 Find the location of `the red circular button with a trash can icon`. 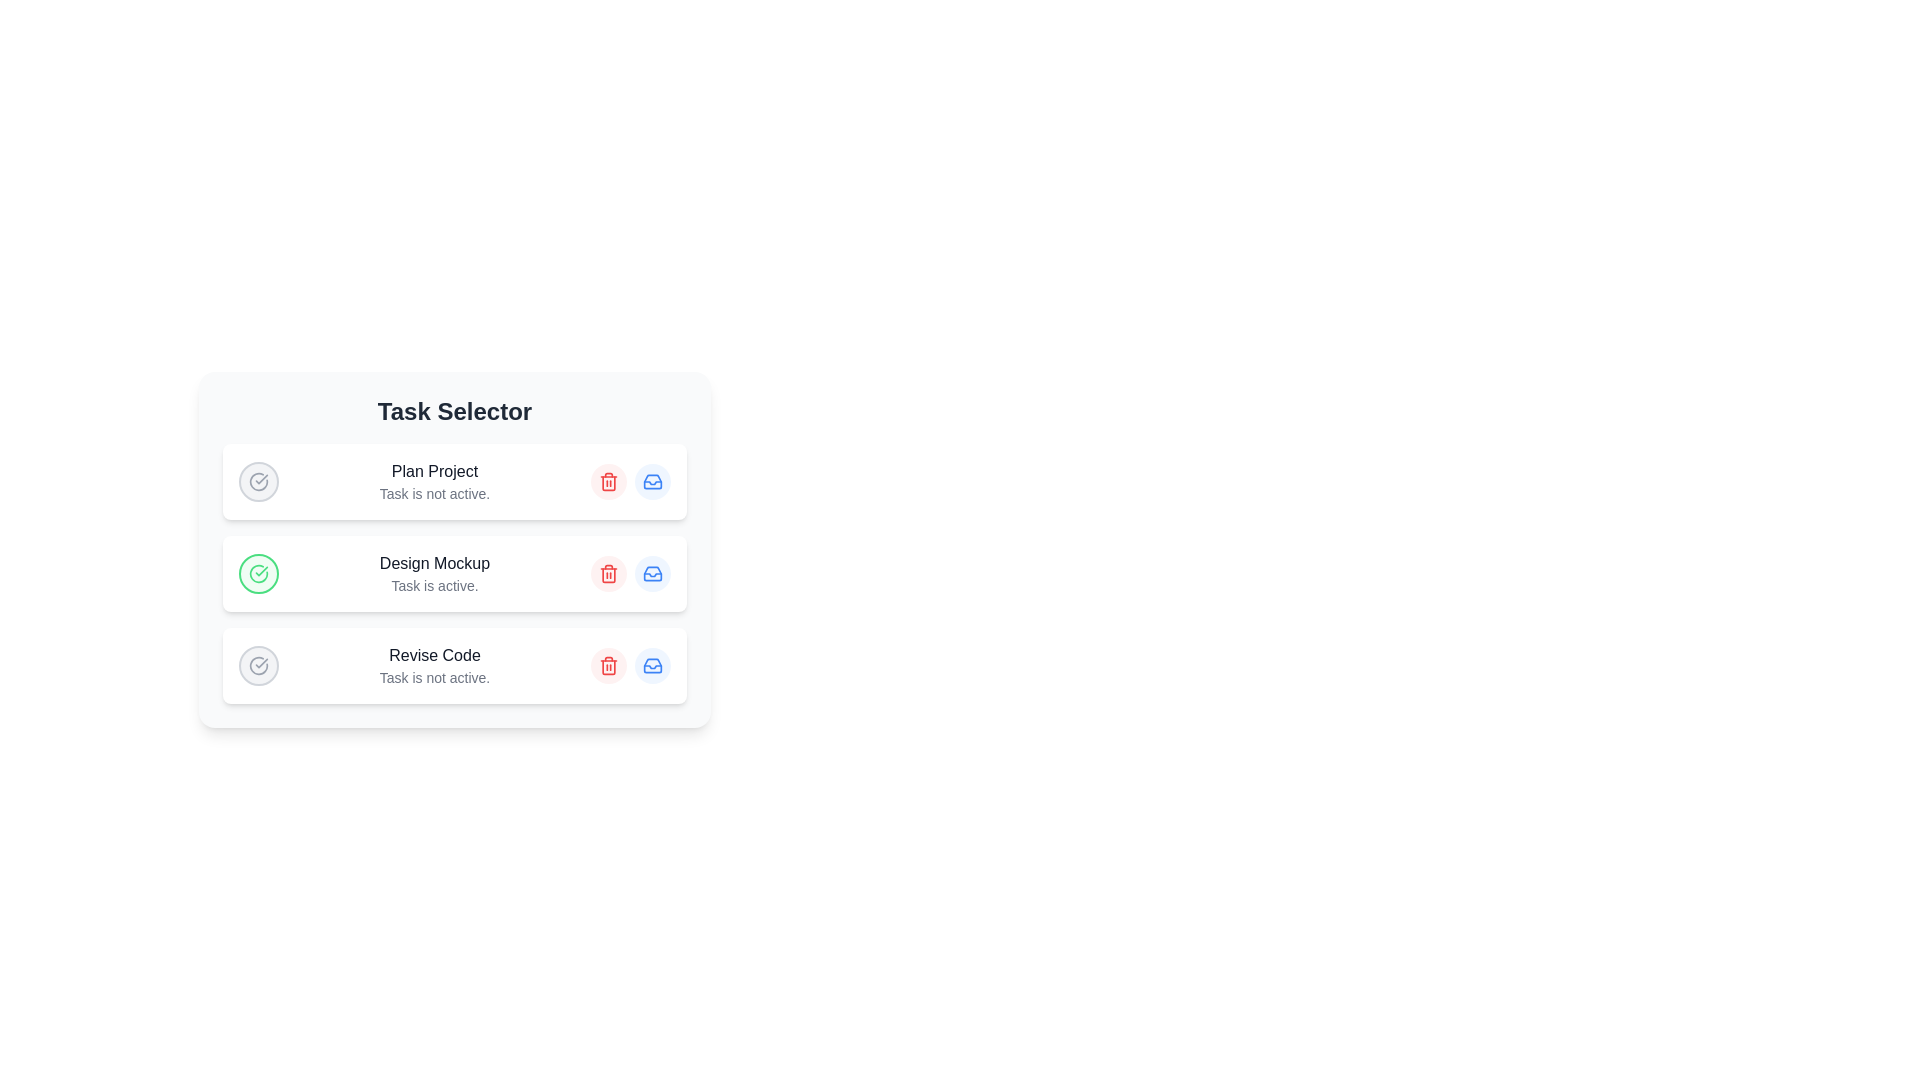

the red circular button with a trash can icon is located at coordinates (608, 574).